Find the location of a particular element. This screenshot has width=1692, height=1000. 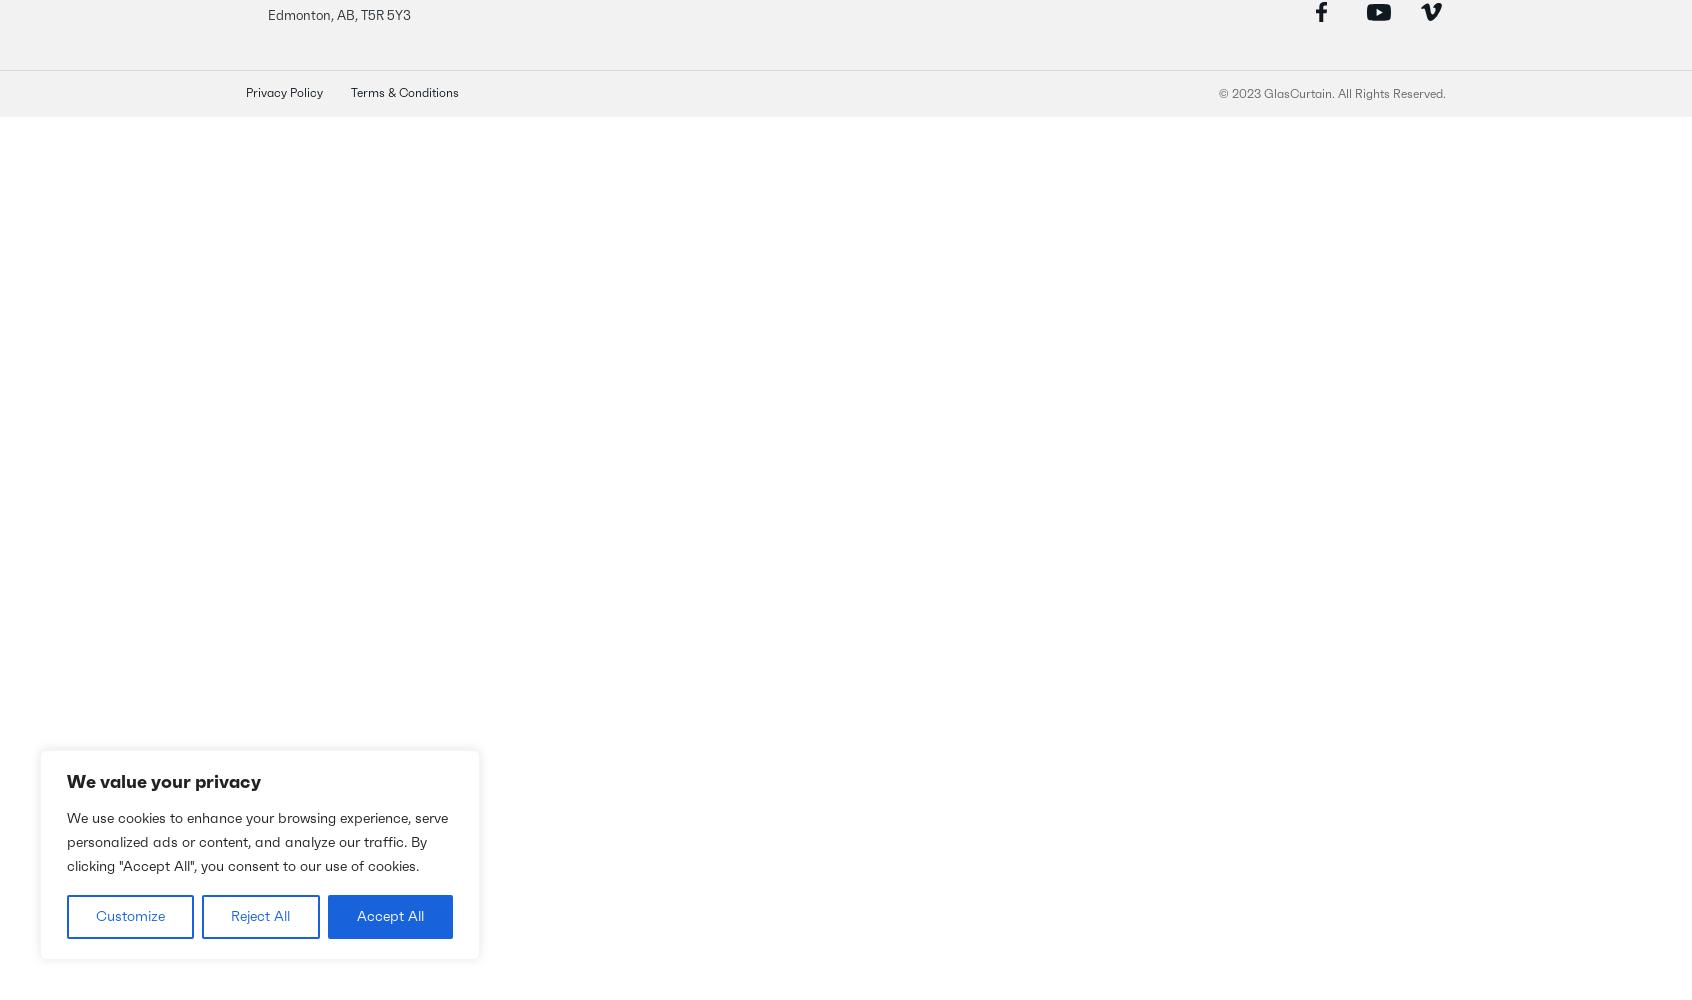

'Edmonton, AB, T5R 5Y3' is located at coordinates (338, 16).